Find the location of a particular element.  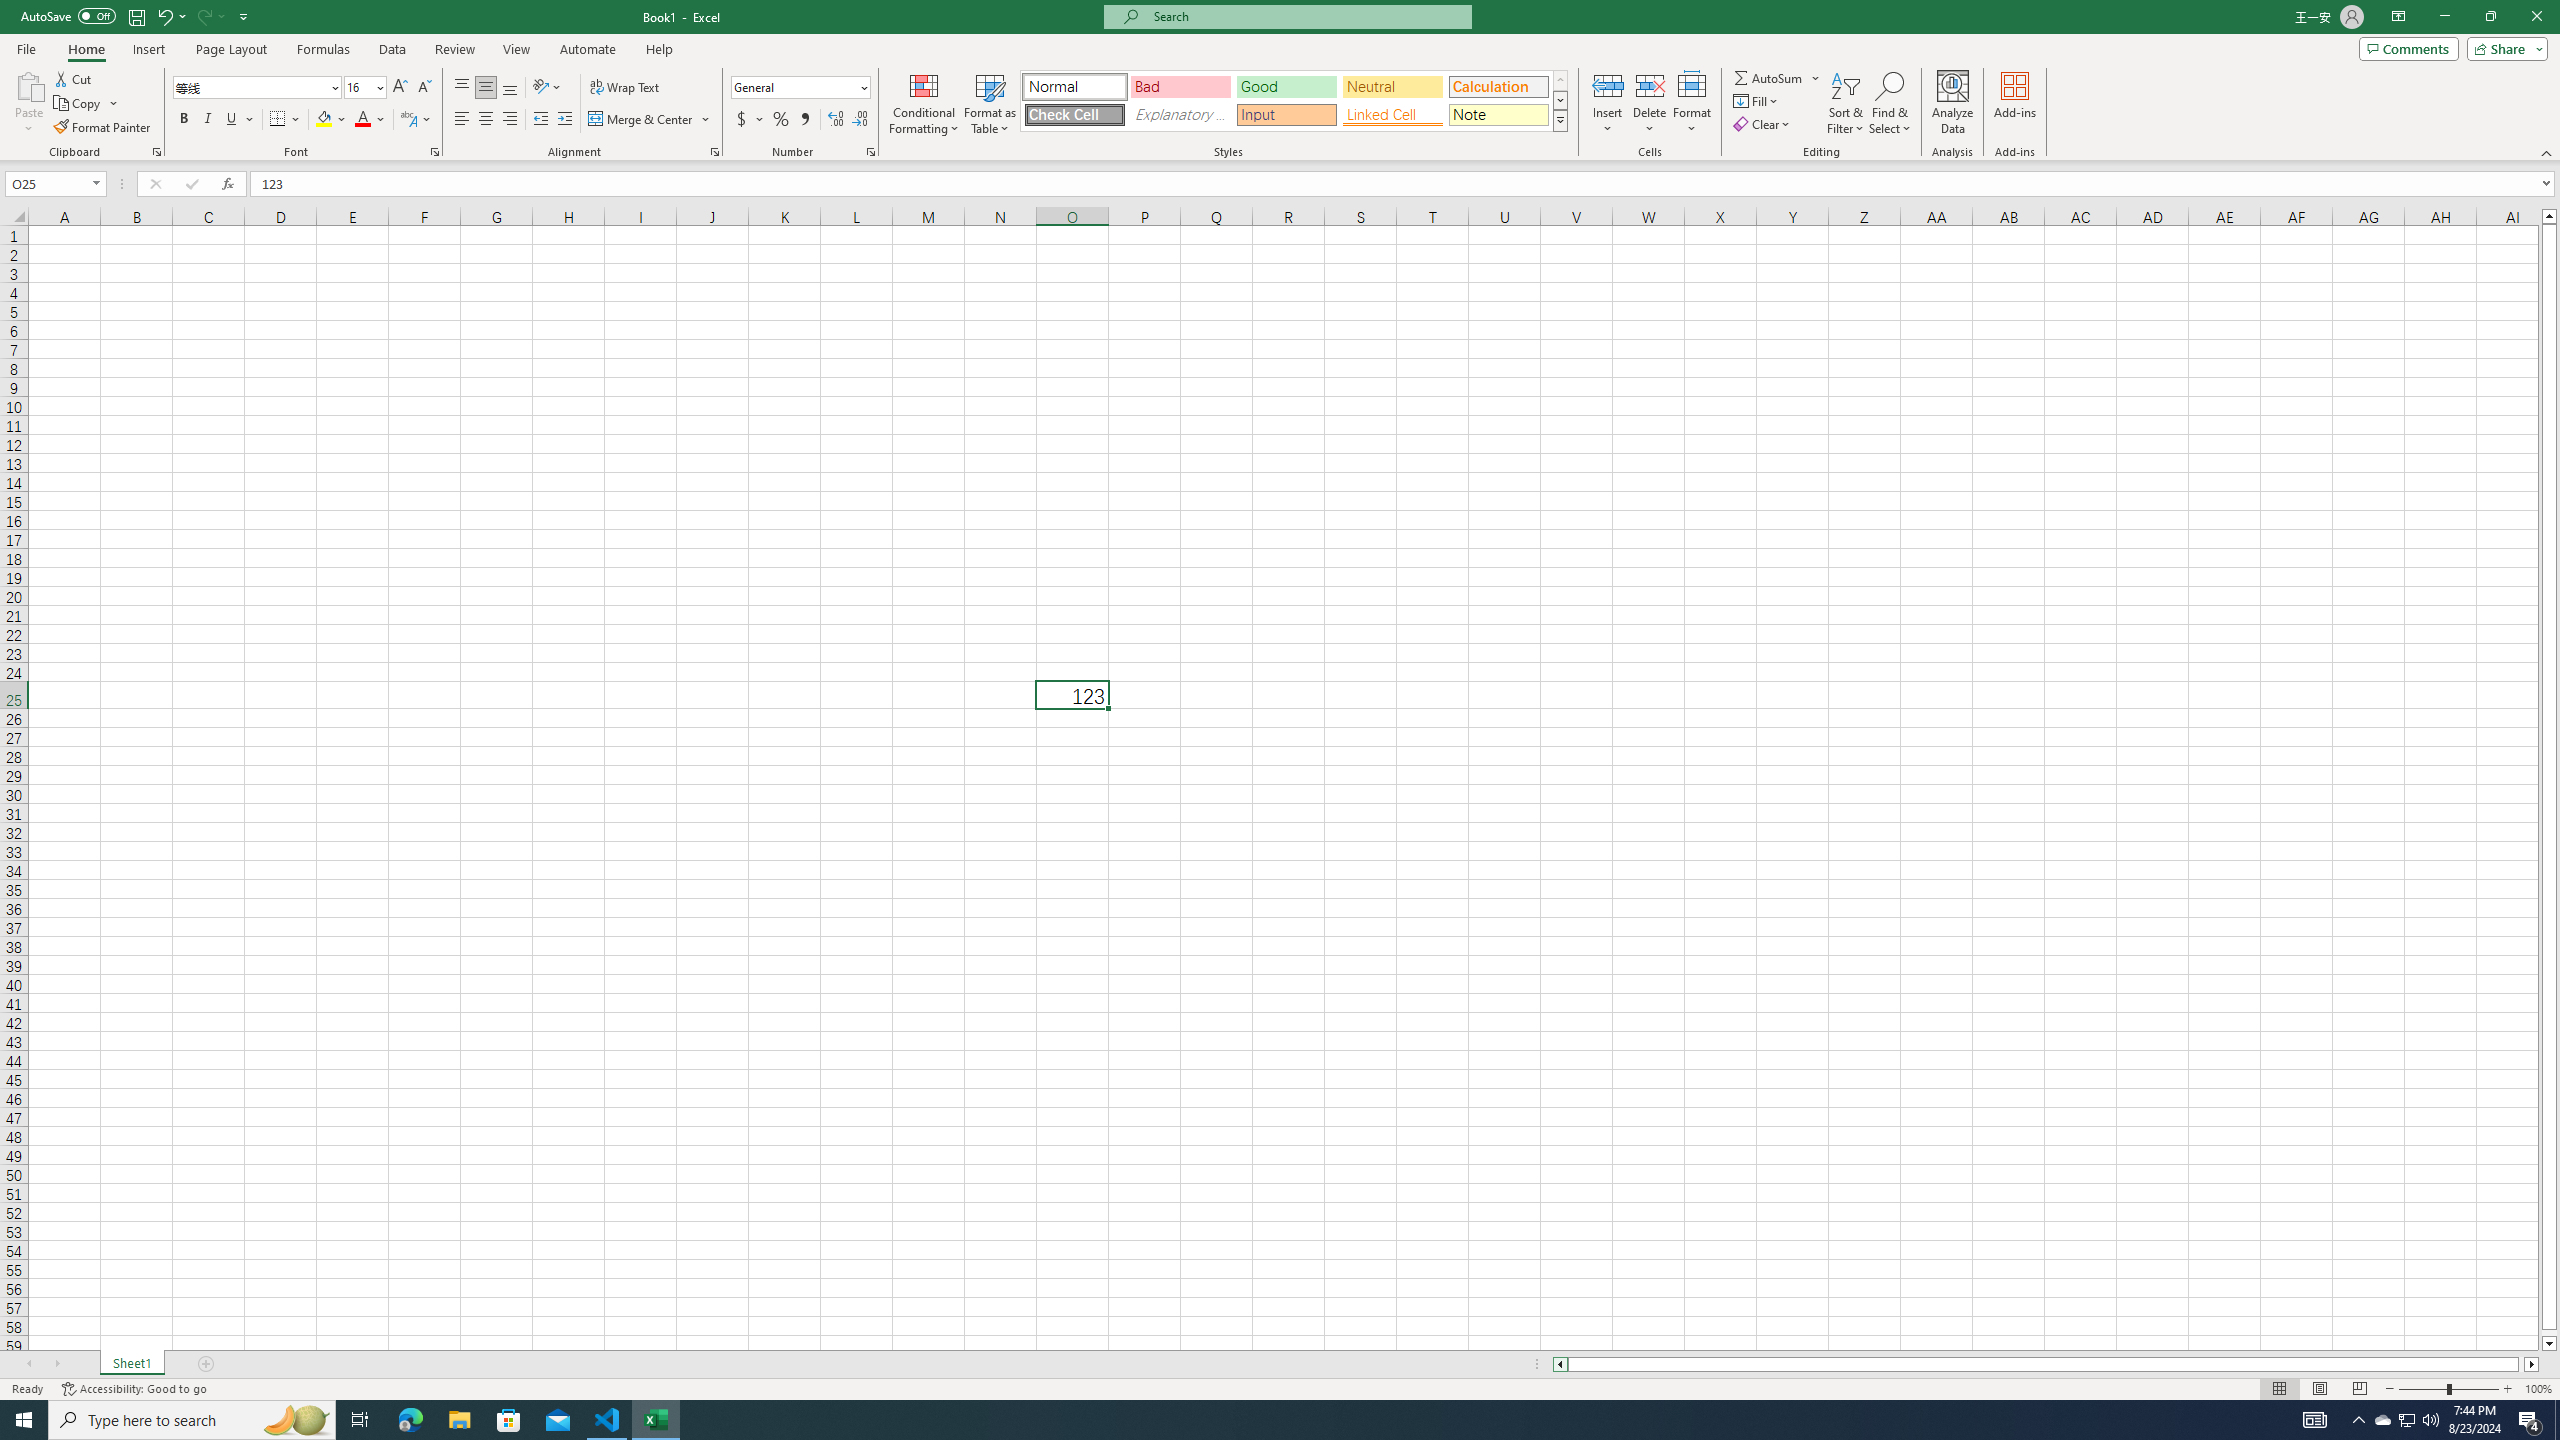

'Good' is located at coordinates (1285, 87).